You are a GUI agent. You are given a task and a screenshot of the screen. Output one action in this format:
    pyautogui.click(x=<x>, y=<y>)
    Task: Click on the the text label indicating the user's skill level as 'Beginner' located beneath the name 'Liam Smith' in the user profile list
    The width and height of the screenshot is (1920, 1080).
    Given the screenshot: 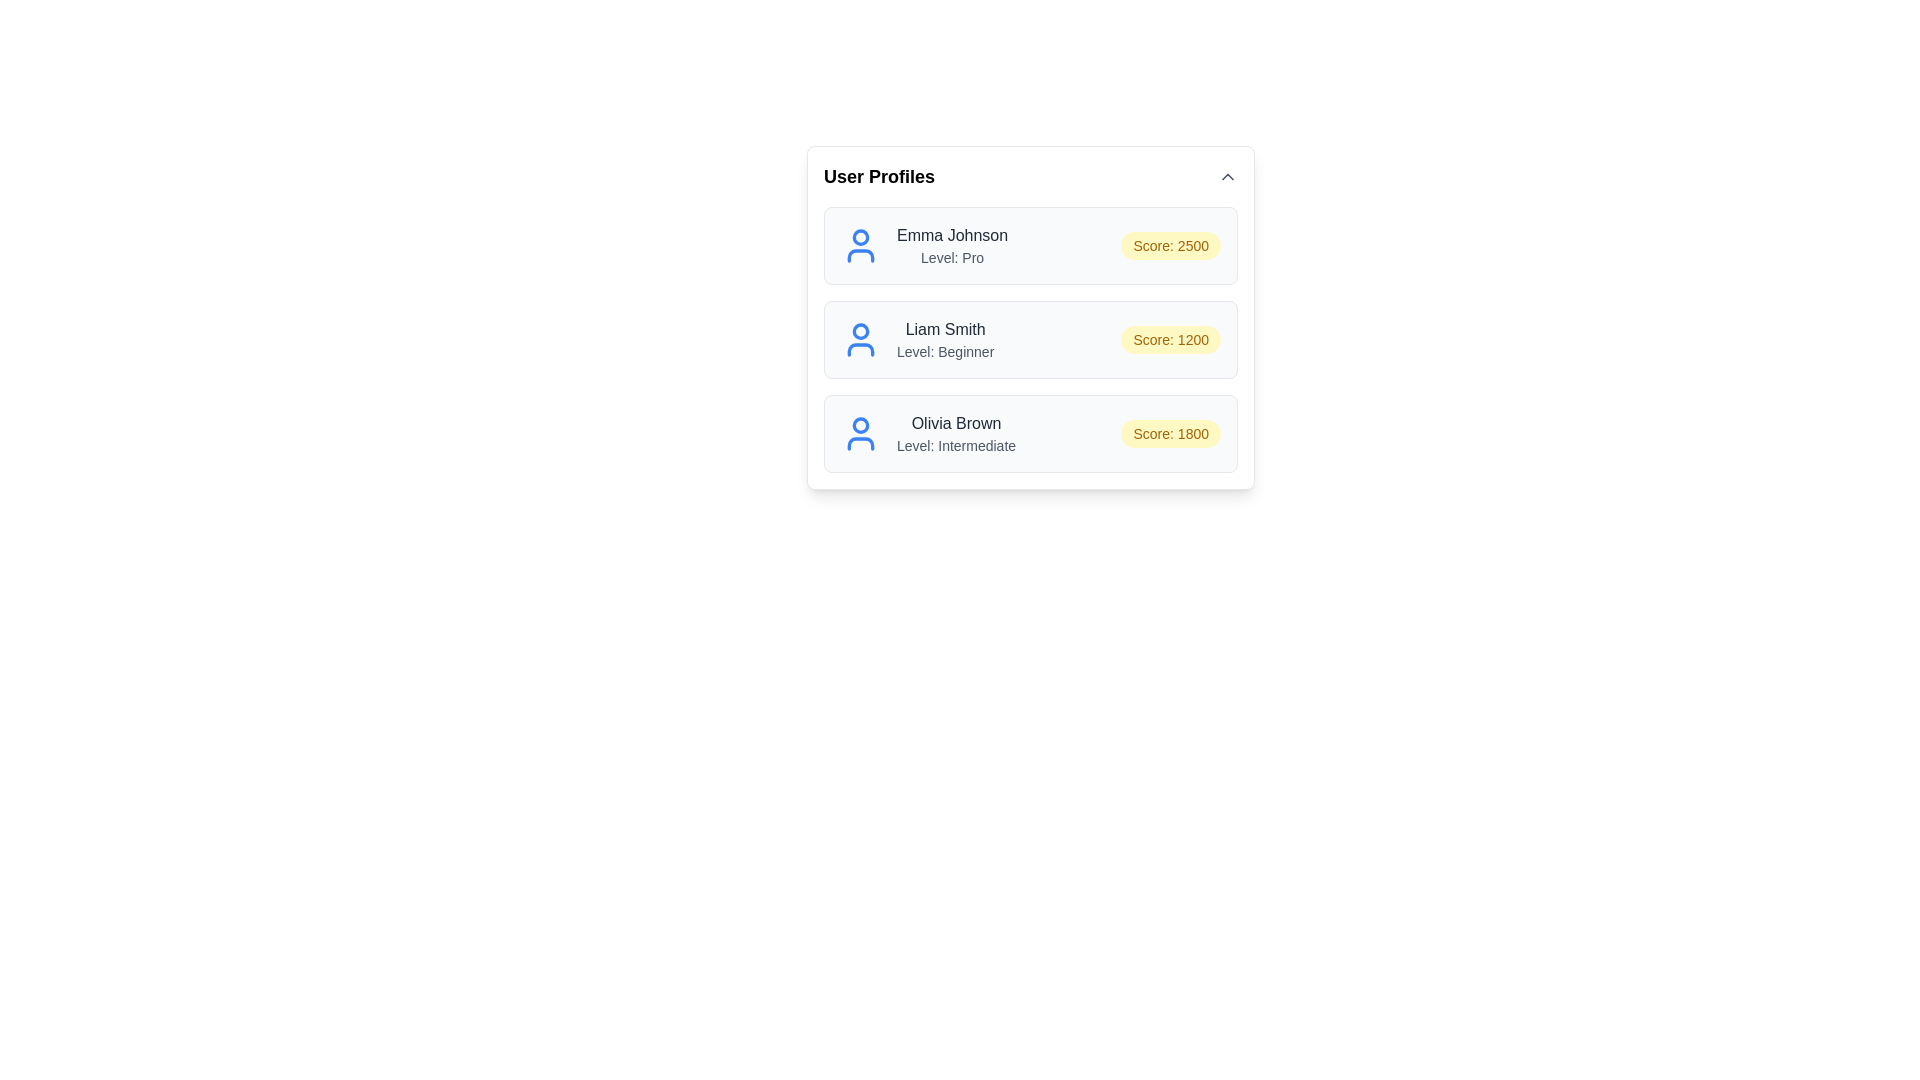 What is the action you would take?
    pyautogui.click(x=944, y=350)
    